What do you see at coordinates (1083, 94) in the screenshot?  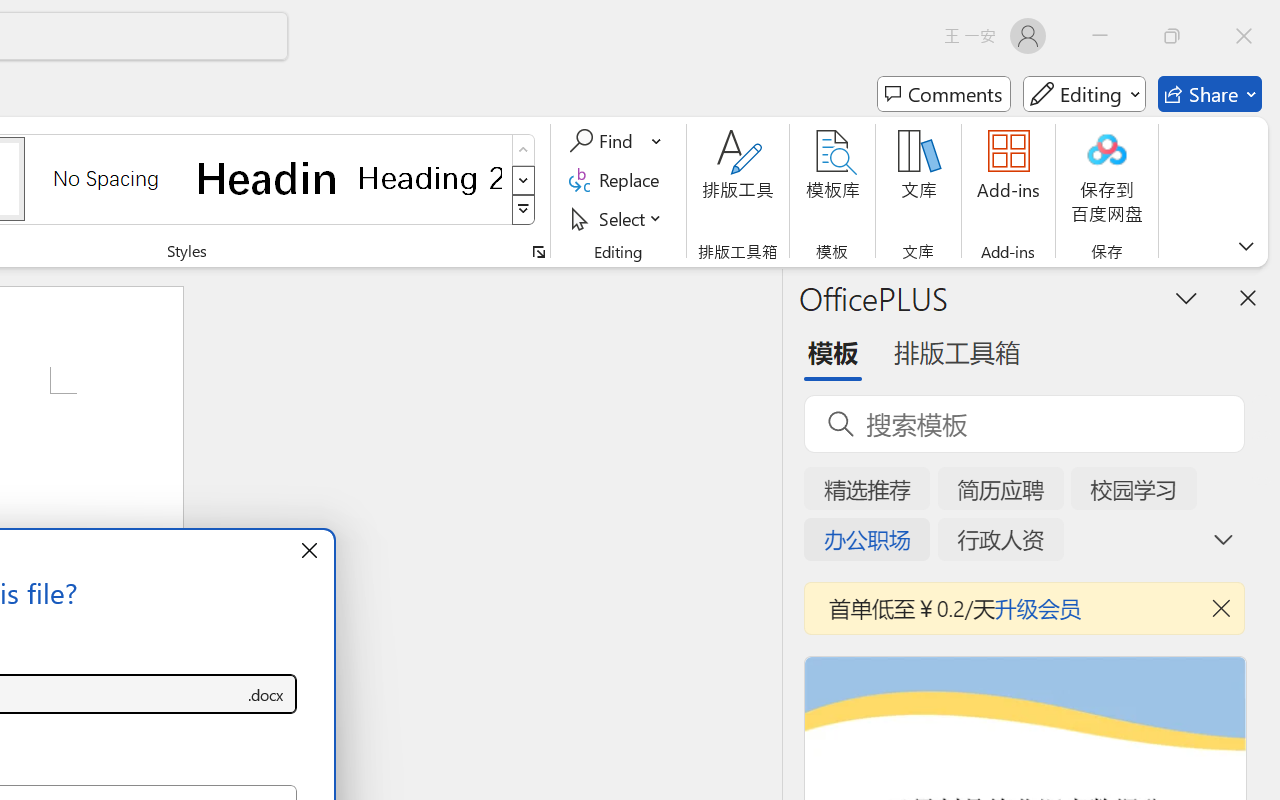 I see `'Mode'` at bounding box center [1083, 94].